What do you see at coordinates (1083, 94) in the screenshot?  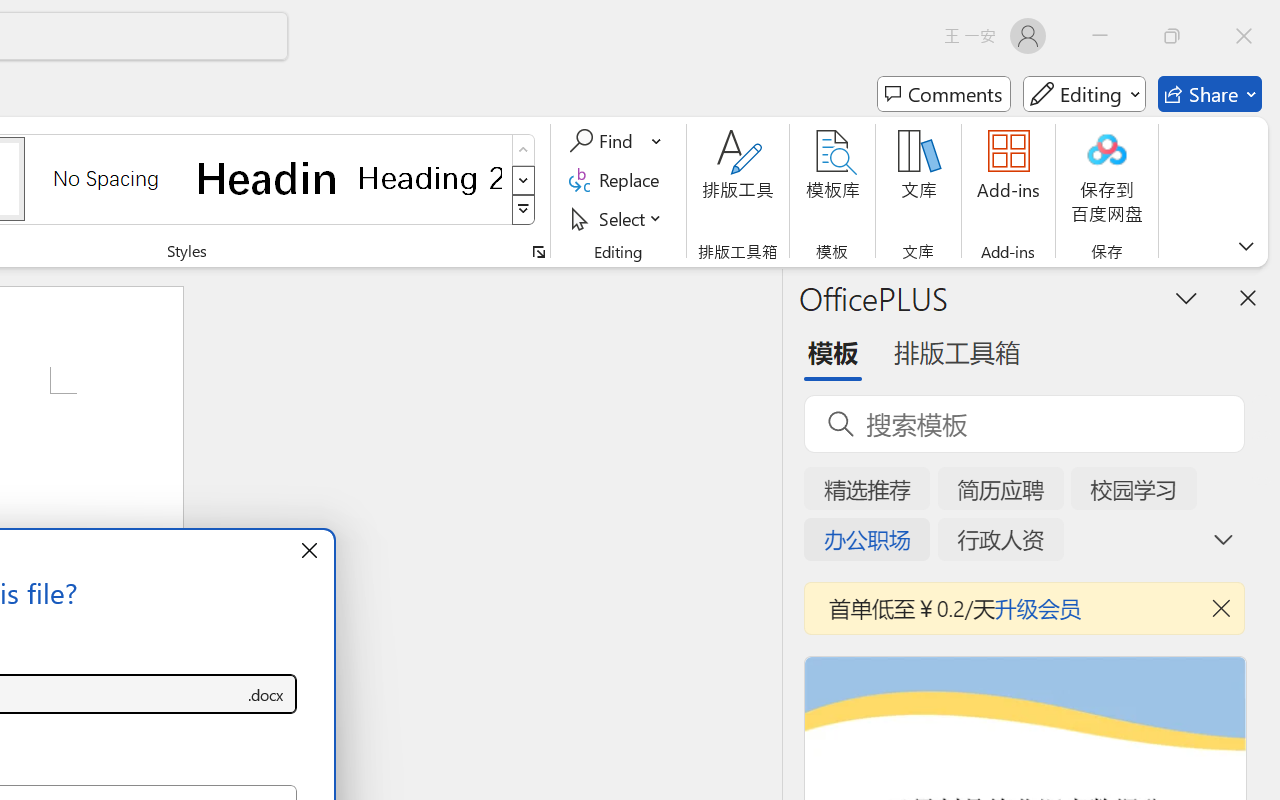 I see `'Mode'` at bounding box center [1083, 94].